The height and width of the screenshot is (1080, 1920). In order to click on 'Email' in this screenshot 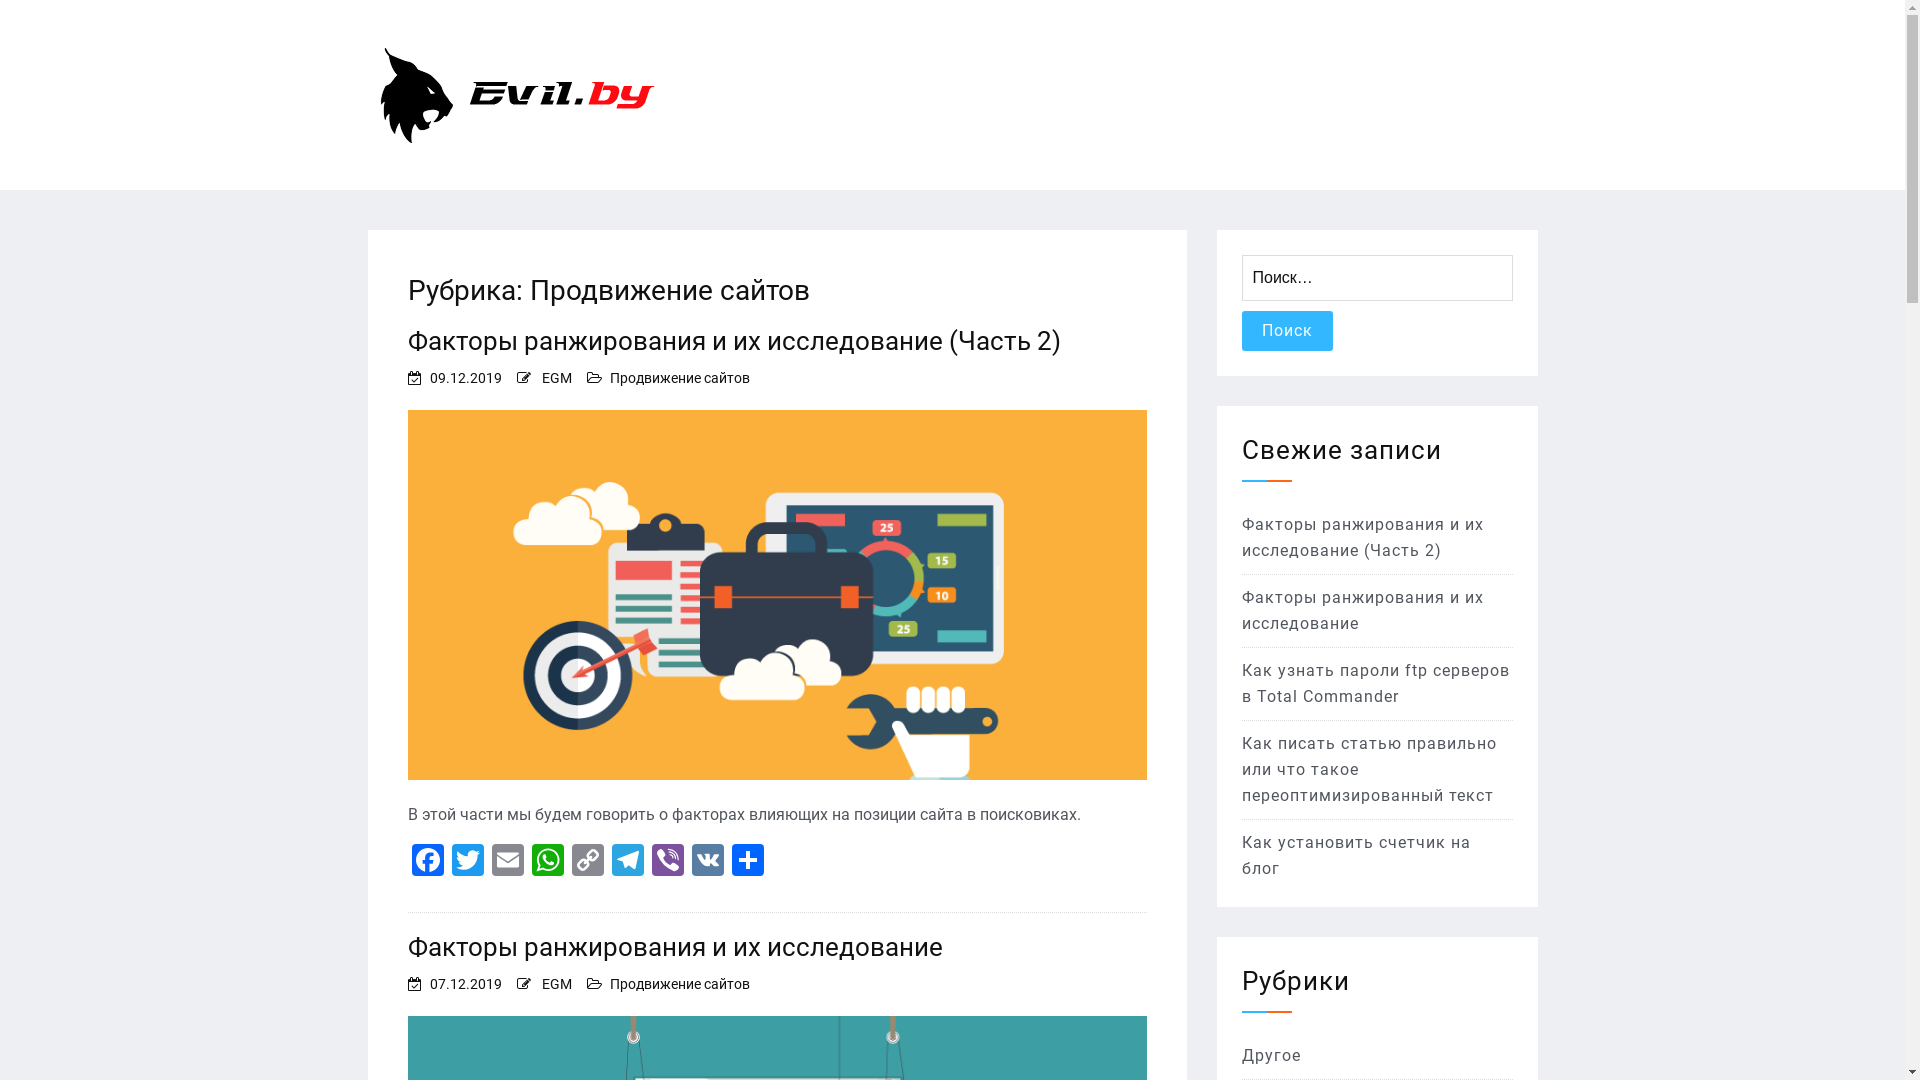, I will do `click(508, 861)`.